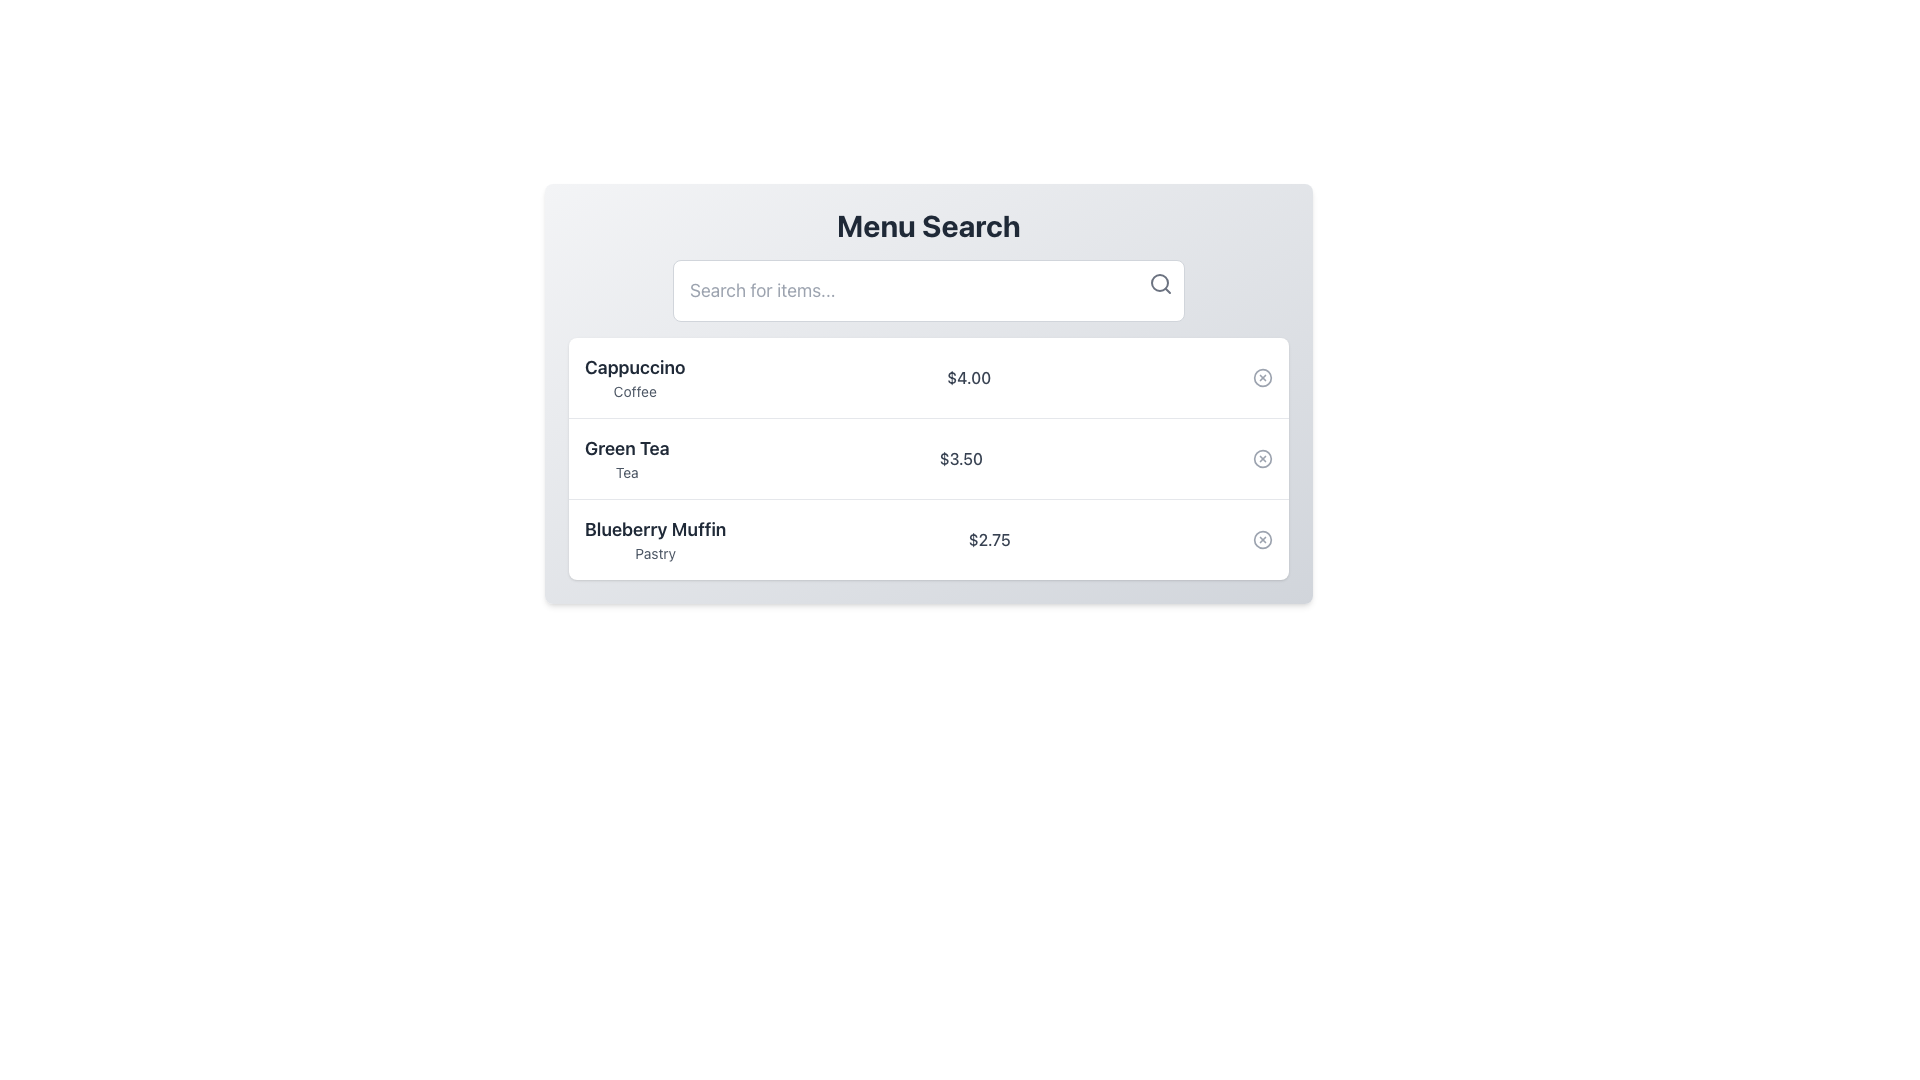  I want to click on the static text label displaying 'Tea' located in the second item row of the 'Menu Search' interface, beneath the heading 'Green Tea', so click(626, 473).